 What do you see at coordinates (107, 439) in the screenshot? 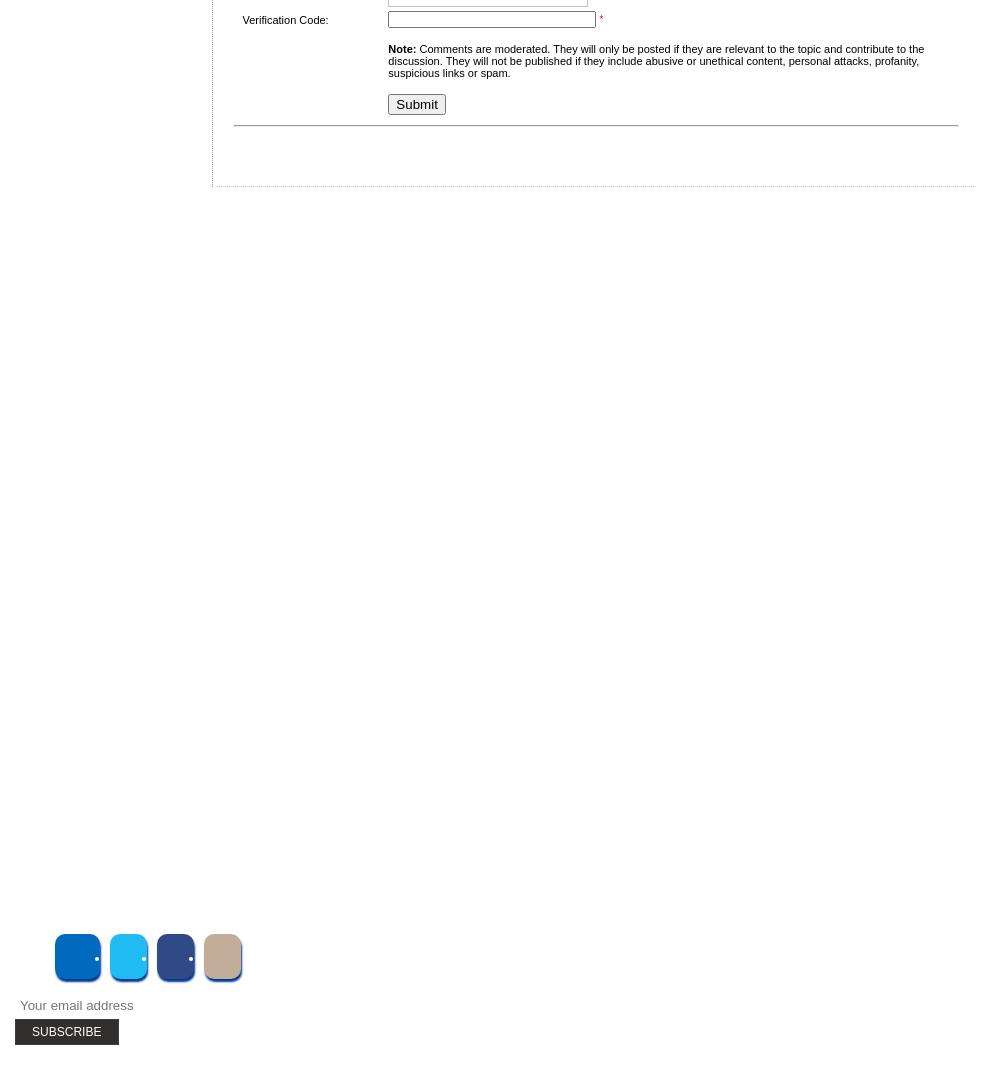
I see `'Undergraduate'` at bounding box center [107, 439].